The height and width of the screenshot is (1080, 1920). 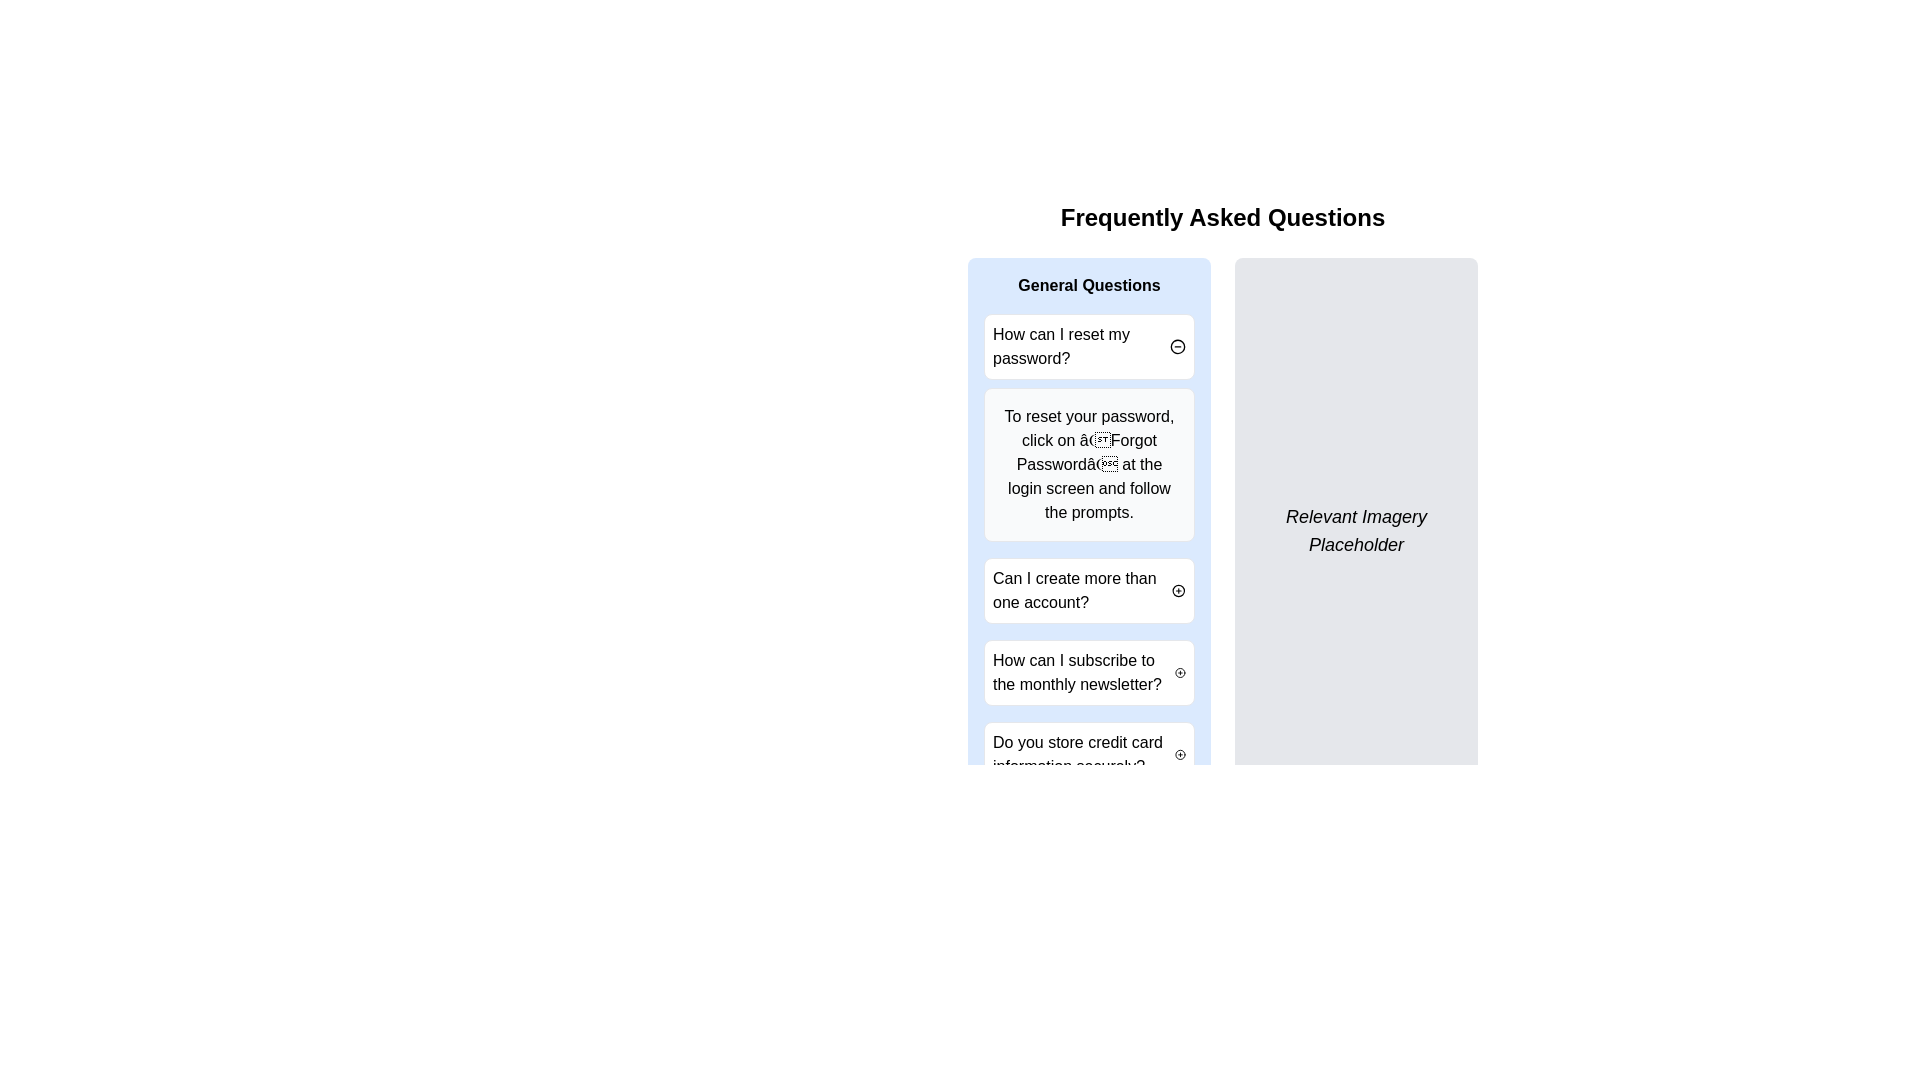 I want to click on the Icon button located at the far-right side of the FAQ entry titled 'Can I create more than one account?', so click(x=1179, y=589).